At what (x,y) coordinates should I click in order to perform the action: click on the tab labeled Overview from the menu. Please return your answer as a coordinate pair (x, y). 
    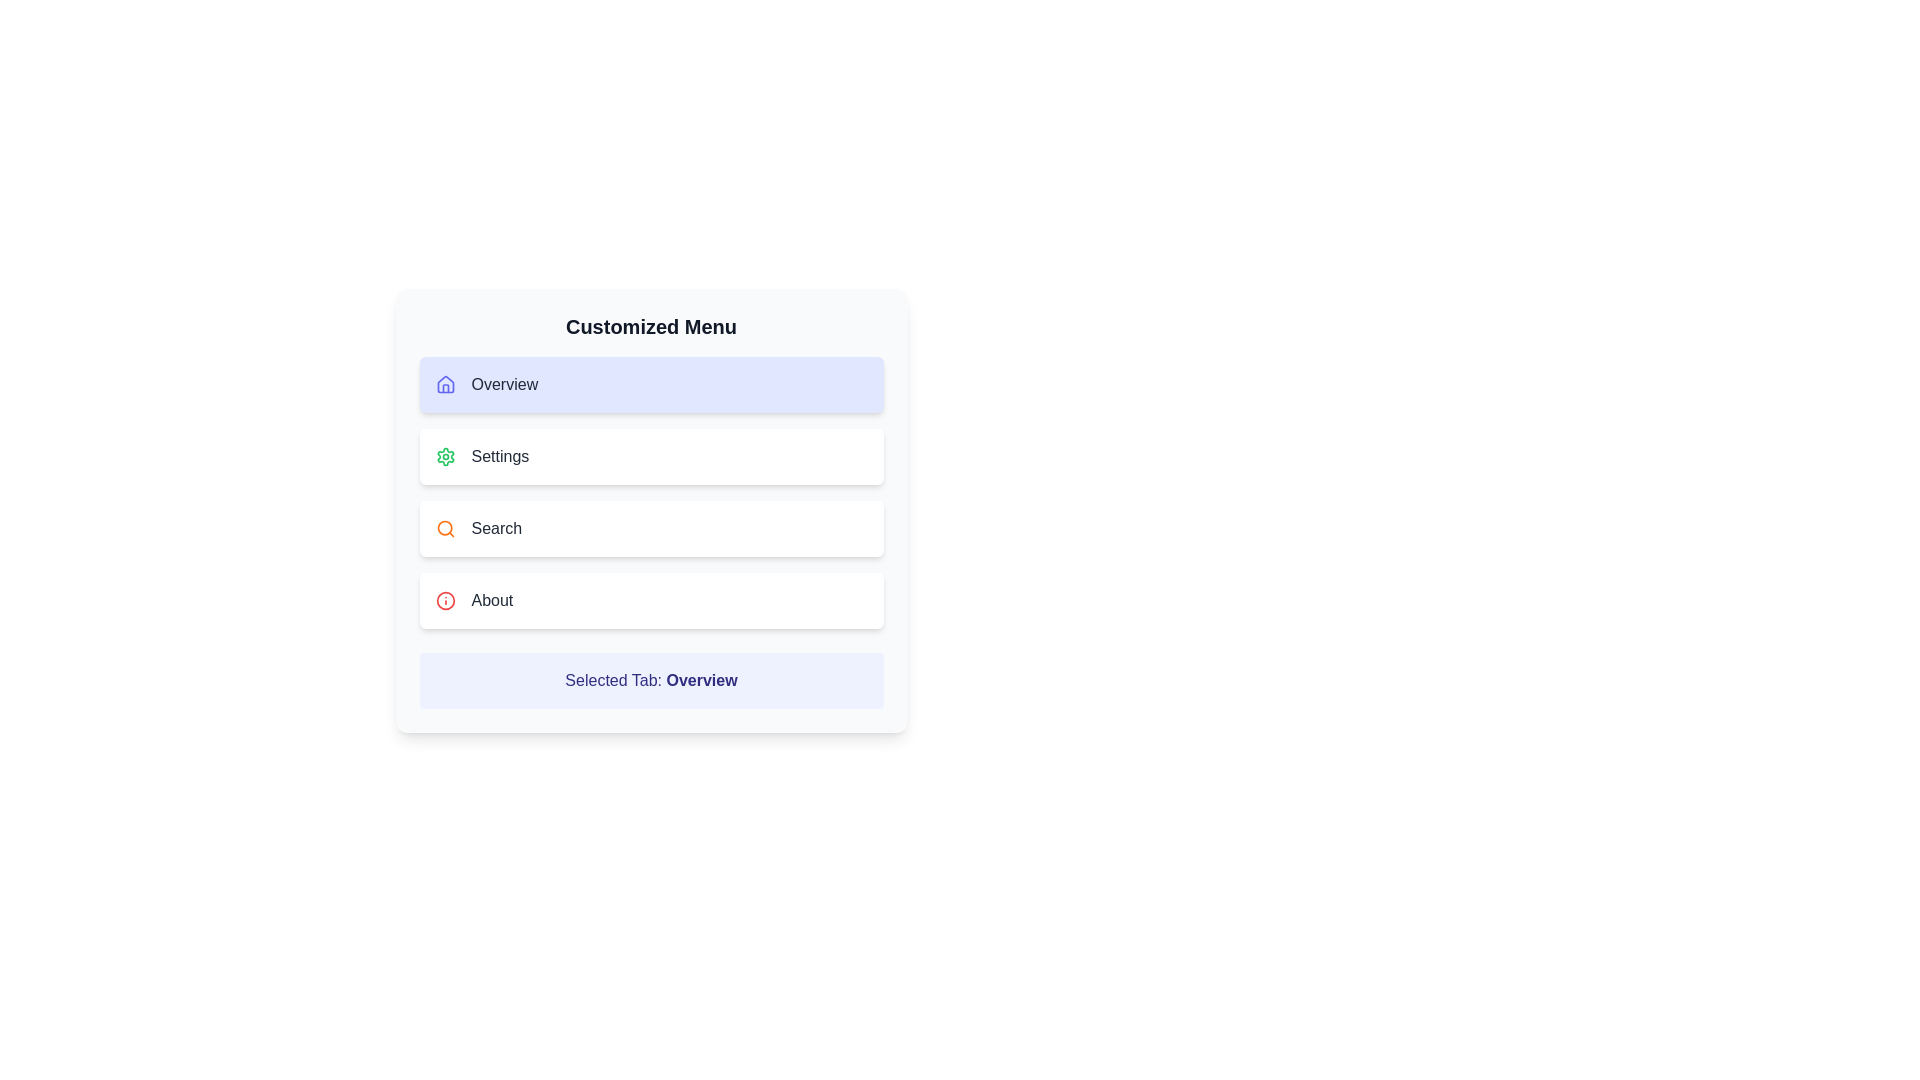
    Looking at the image, I should click on (651, 385).